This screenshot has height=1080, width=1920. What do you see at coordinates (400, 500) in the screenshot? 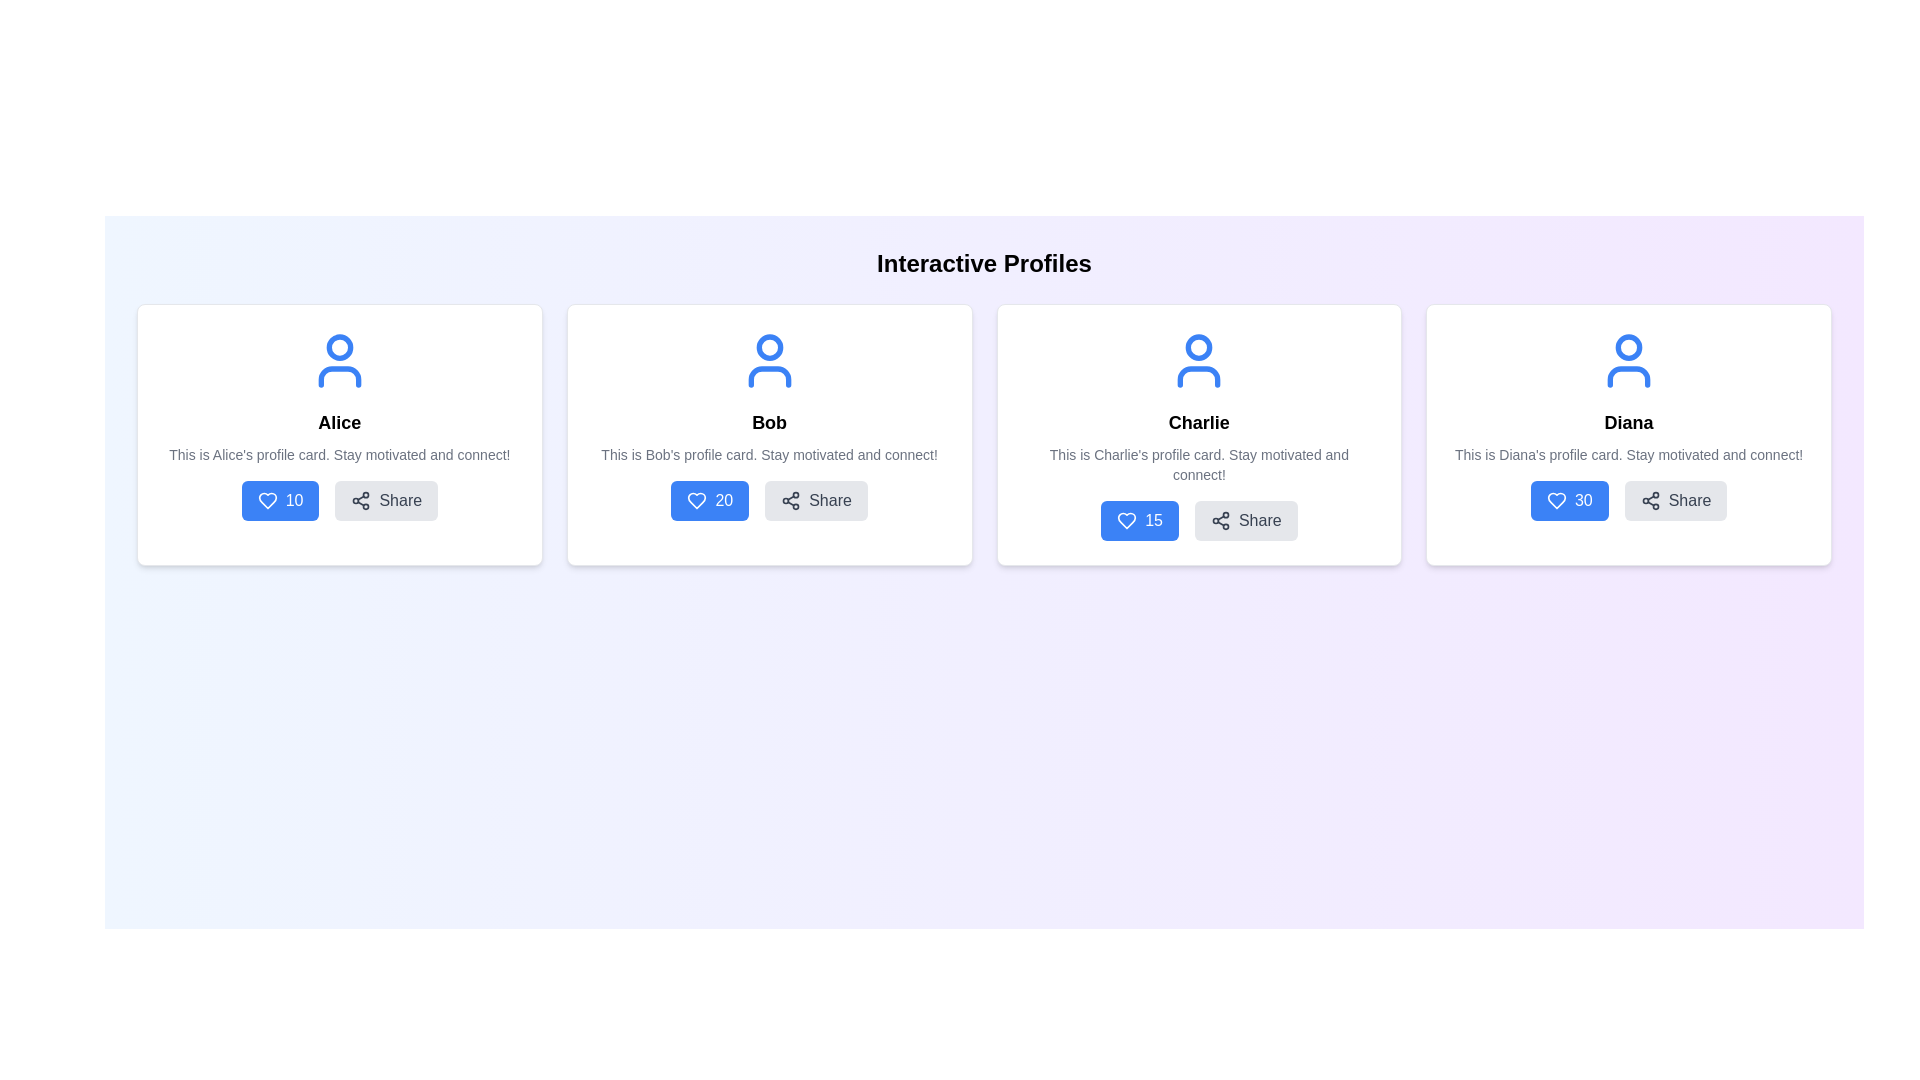
I see `the text label indicating sharing functionality located to the right of the icon within the button on Alice's profile card` at bounding box center [400, 500].